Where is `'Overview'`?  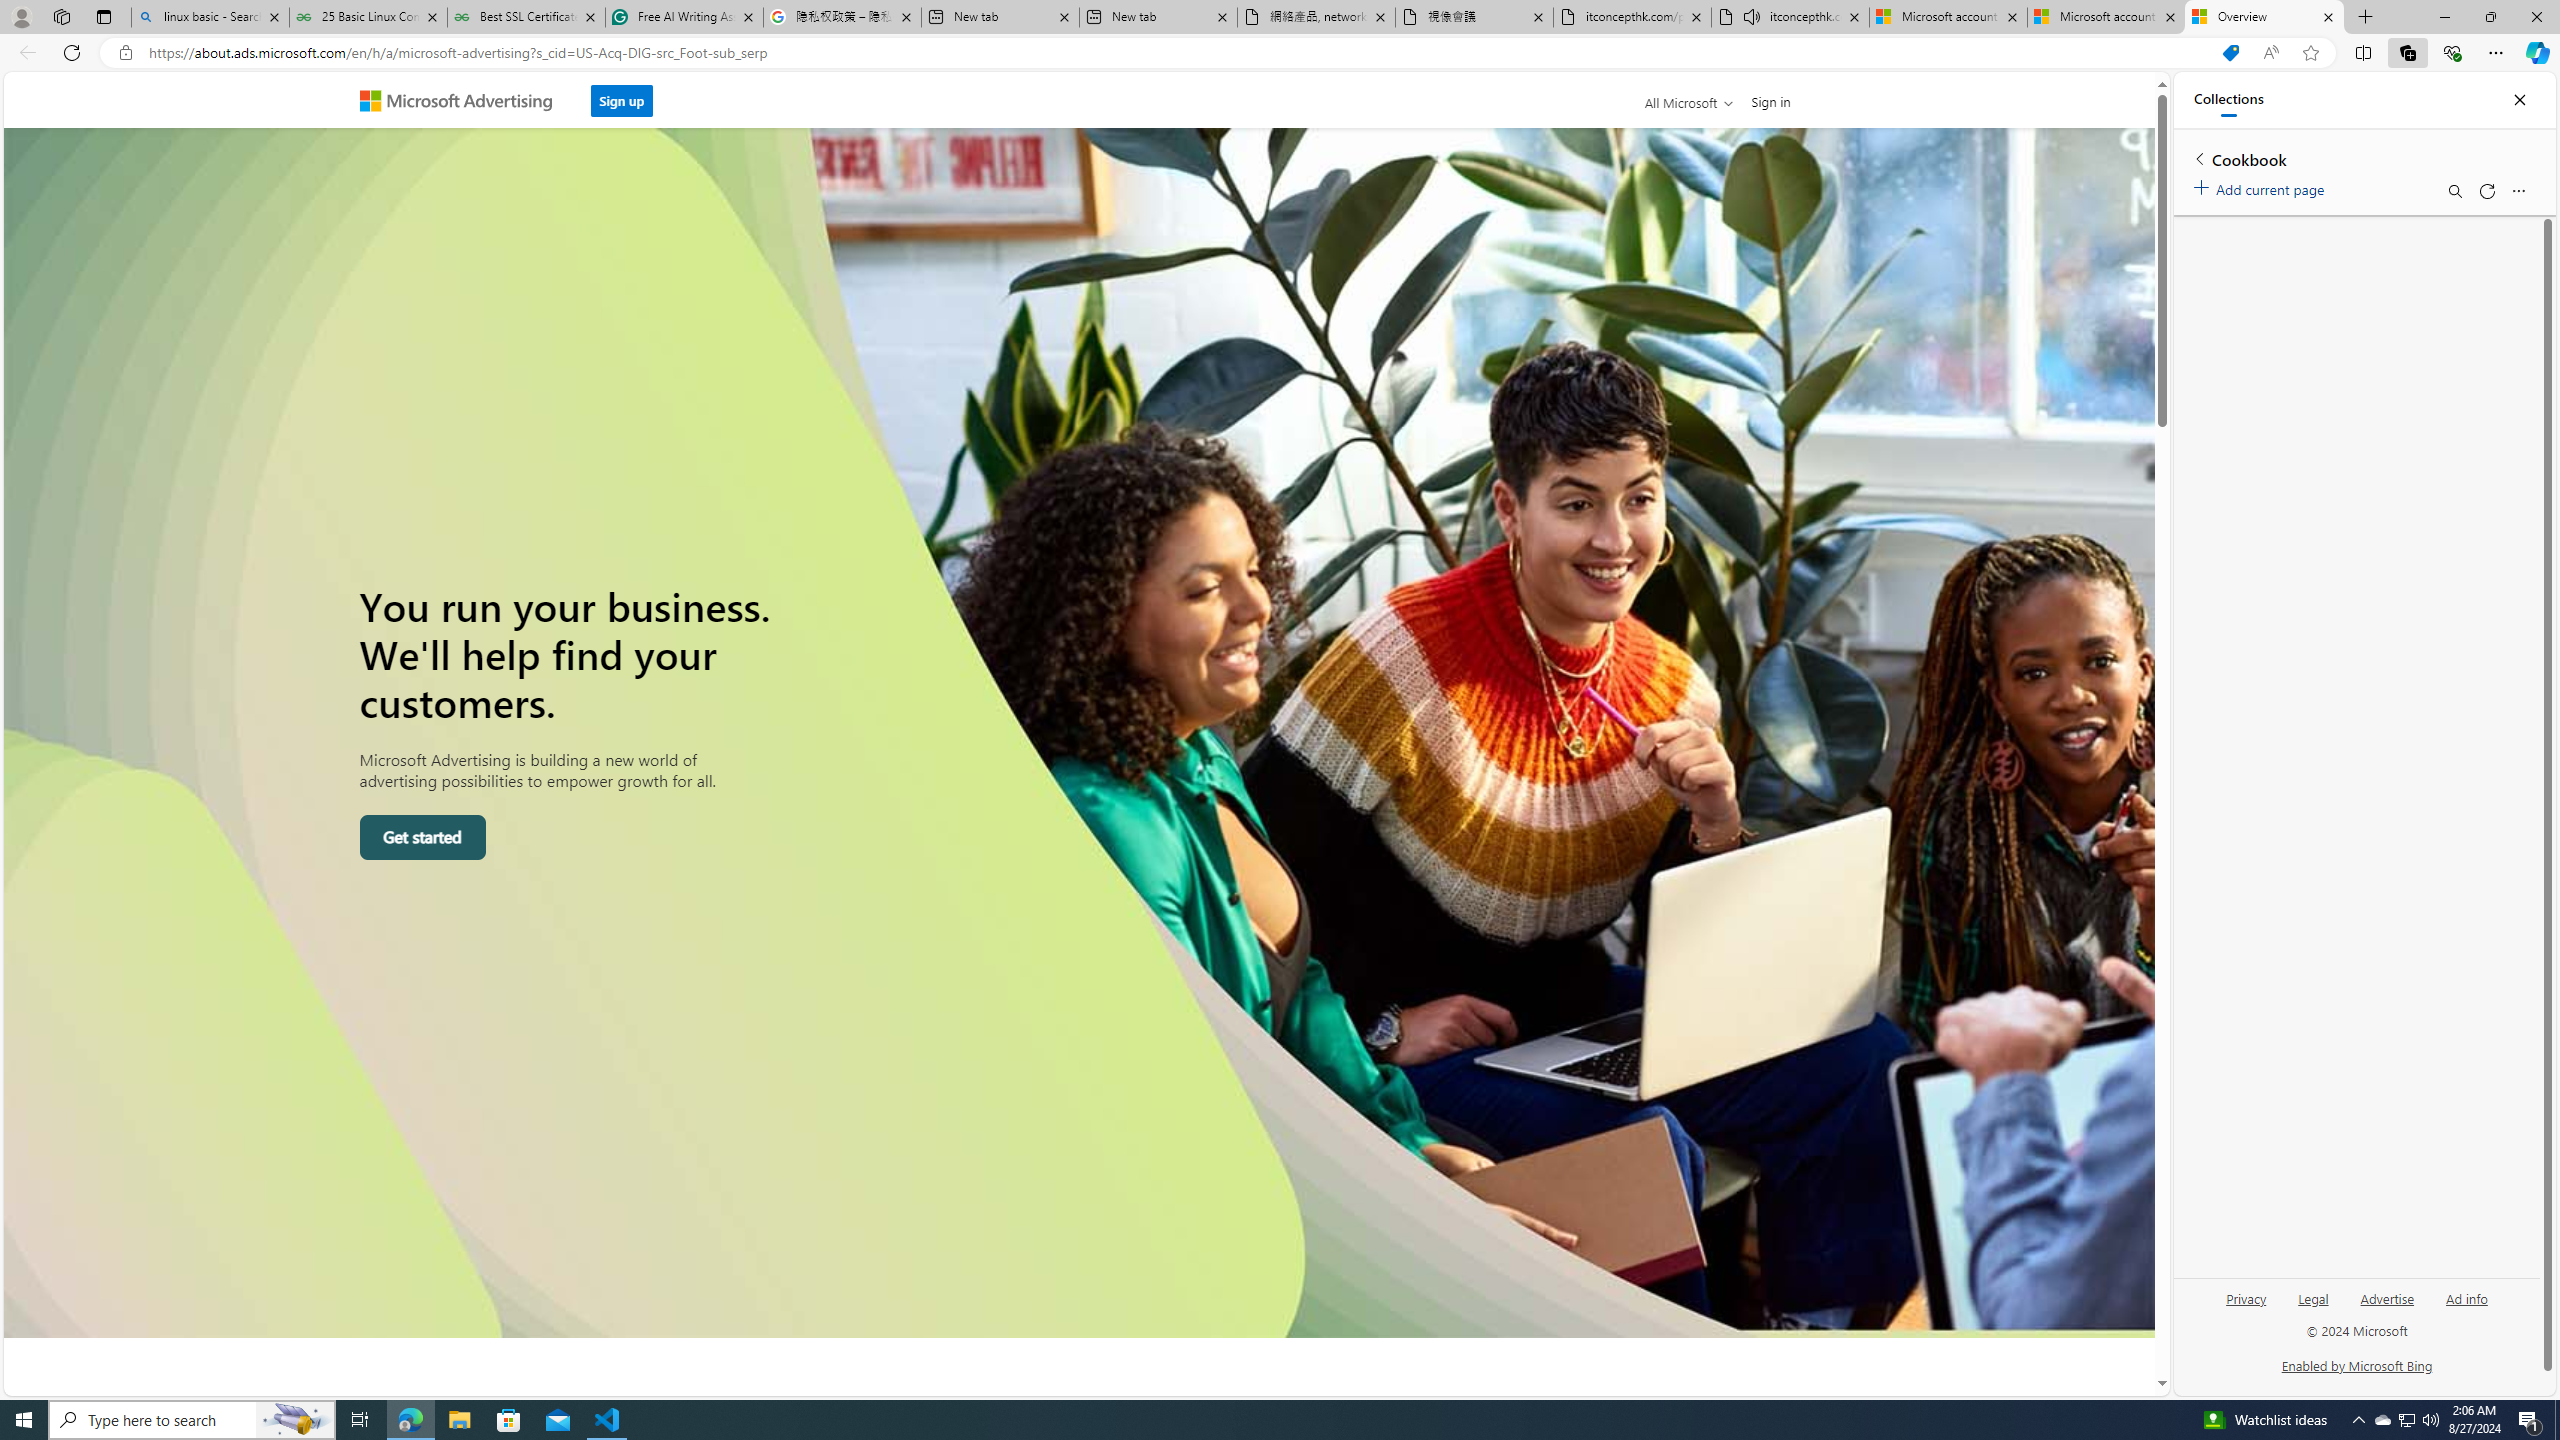 'Overview' is located at coordinates (2263, 16).